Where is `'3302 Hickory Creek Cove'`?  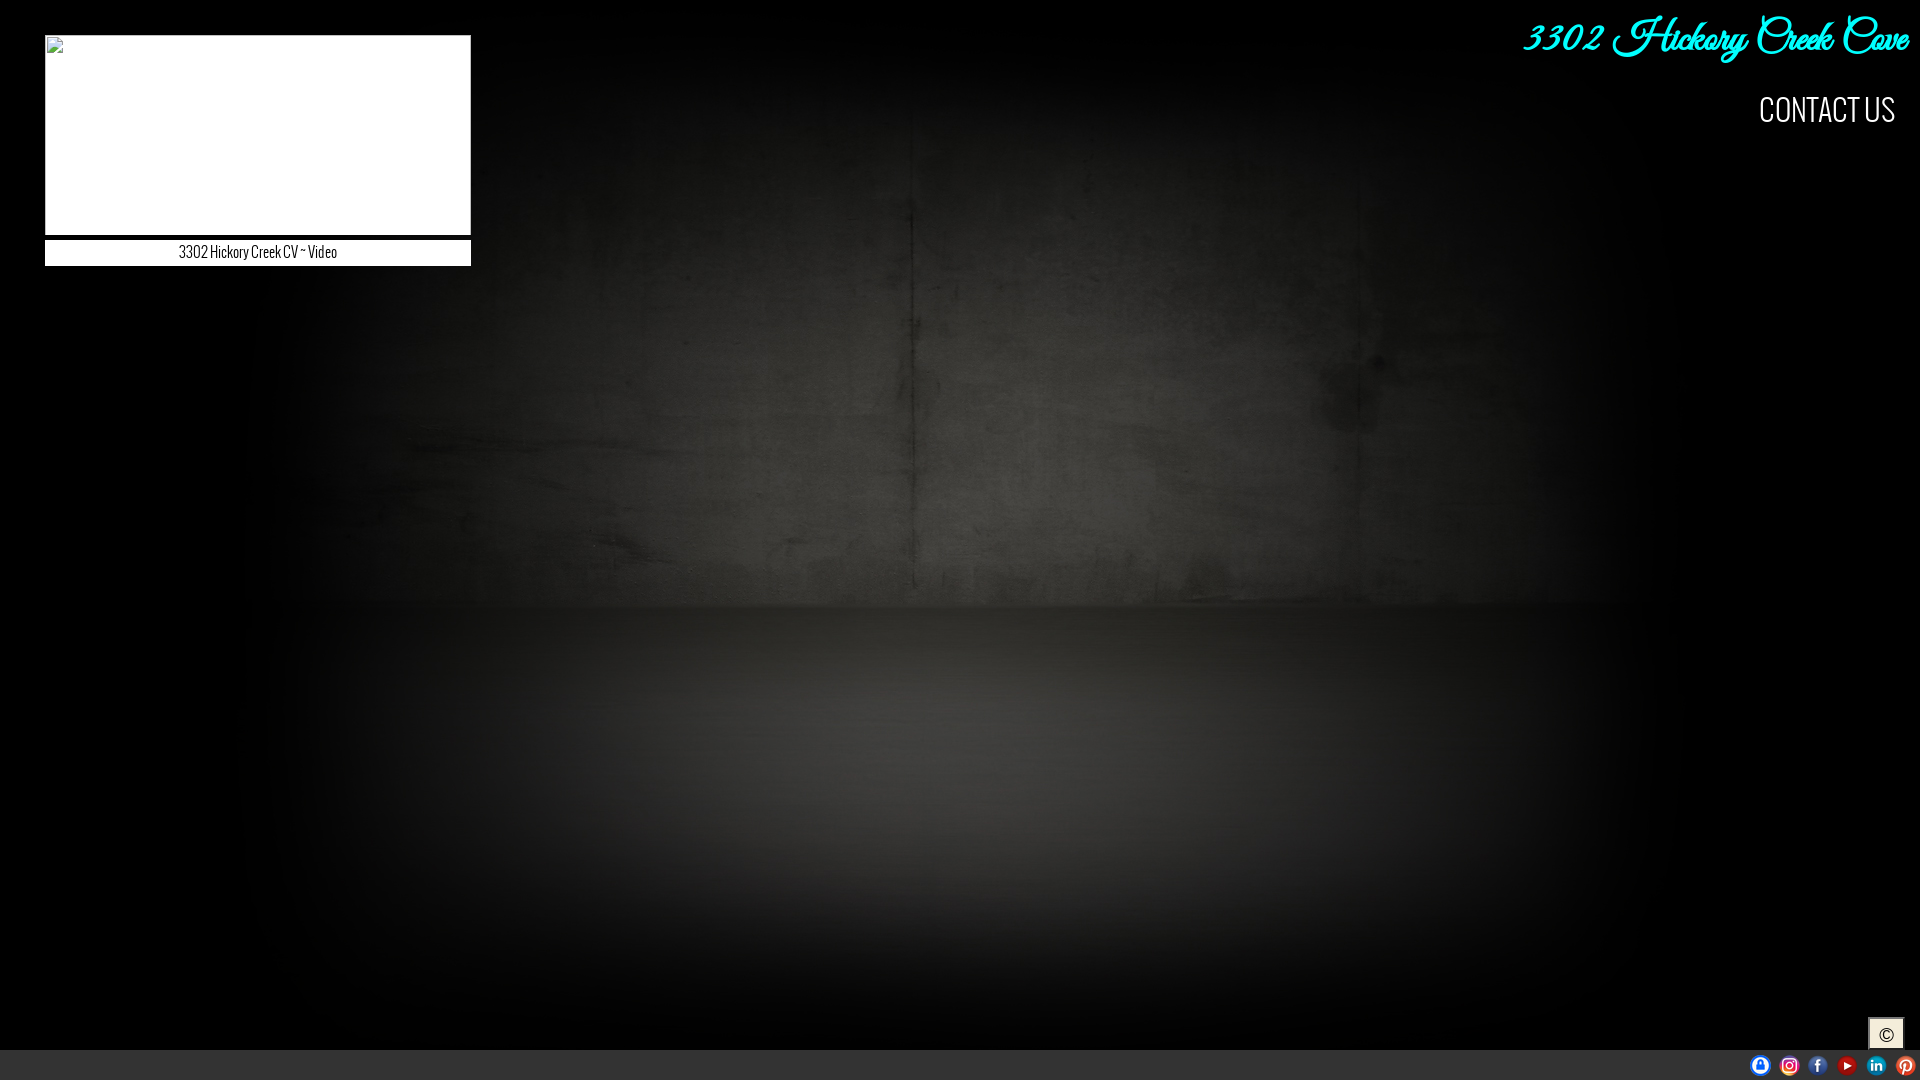 '3302 Hickory Creek Cove' is located at coordinates (1712, 41).